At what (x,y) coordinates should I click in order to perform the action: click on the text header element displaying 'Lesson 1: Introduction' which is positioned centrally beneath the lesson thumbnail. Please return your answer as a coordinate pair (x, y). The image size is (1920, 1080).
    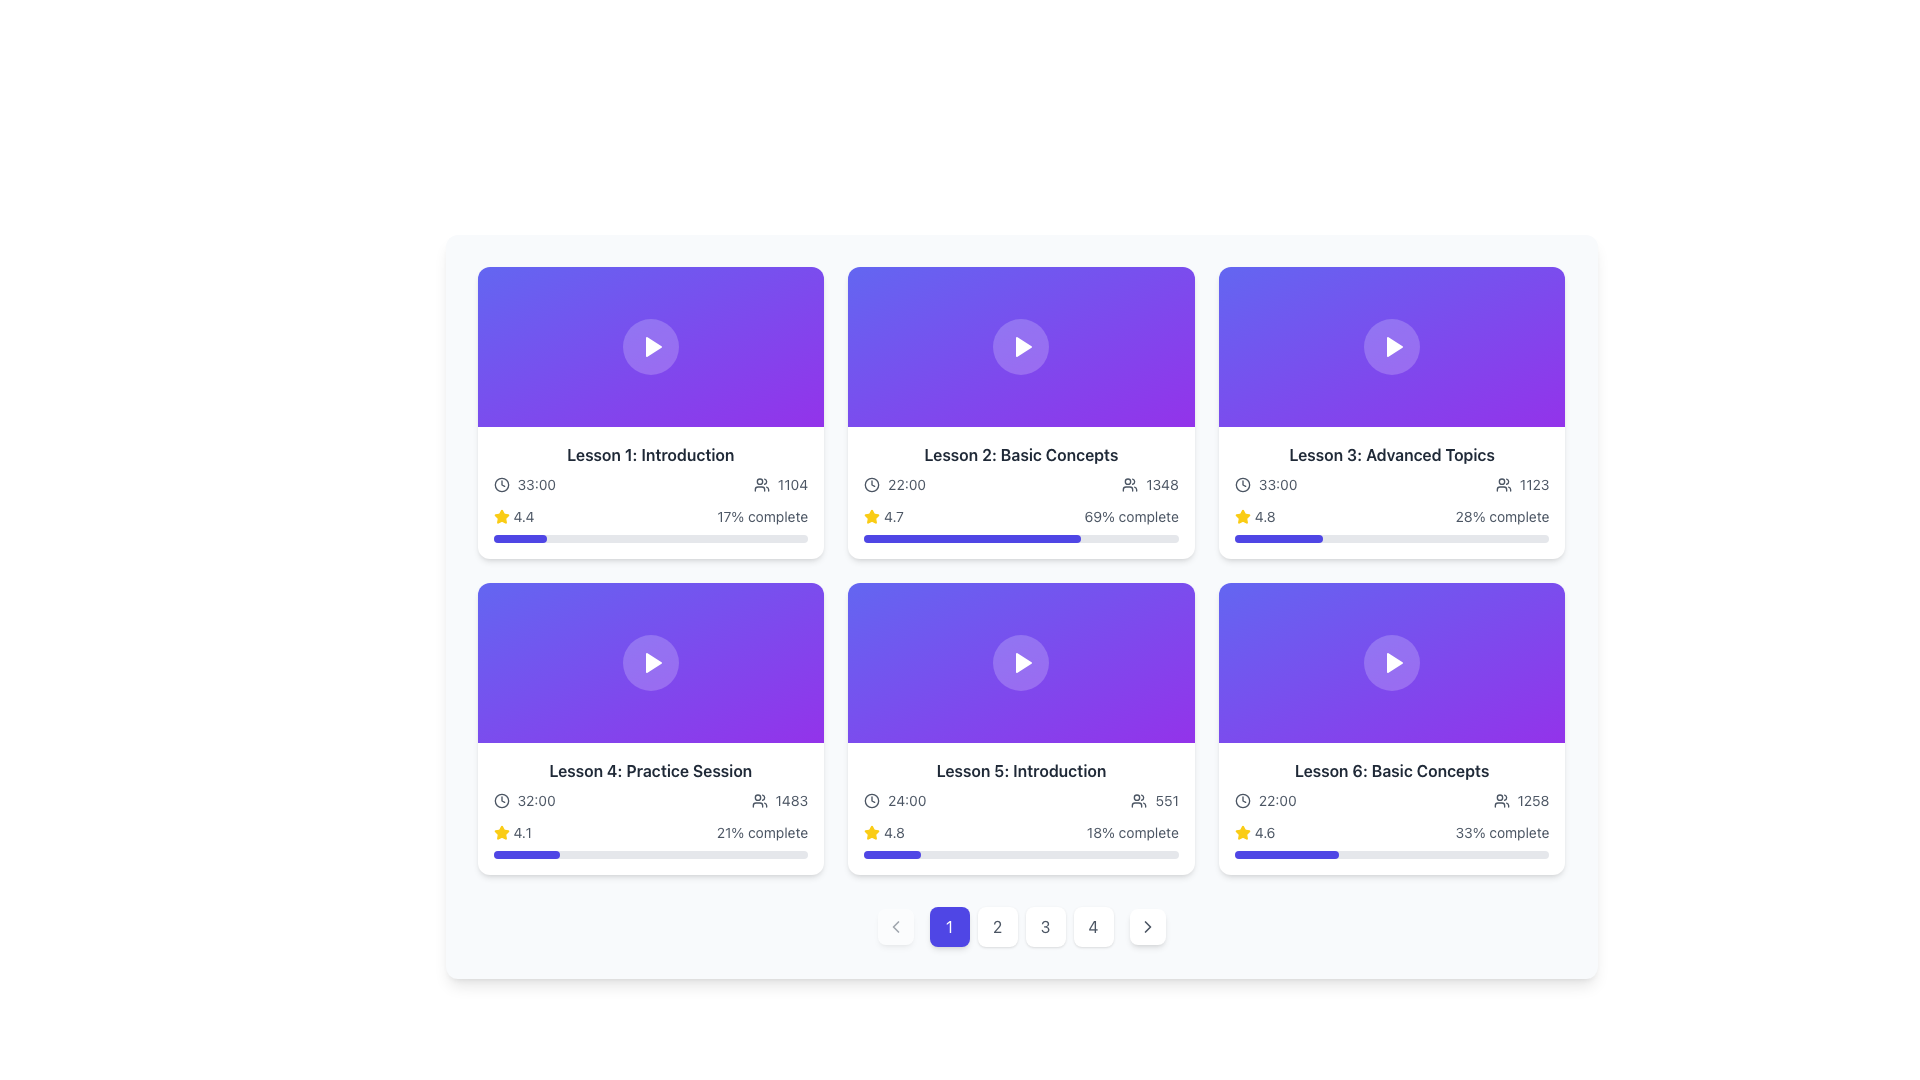
    Looking at the image, I should click on (650, 455).